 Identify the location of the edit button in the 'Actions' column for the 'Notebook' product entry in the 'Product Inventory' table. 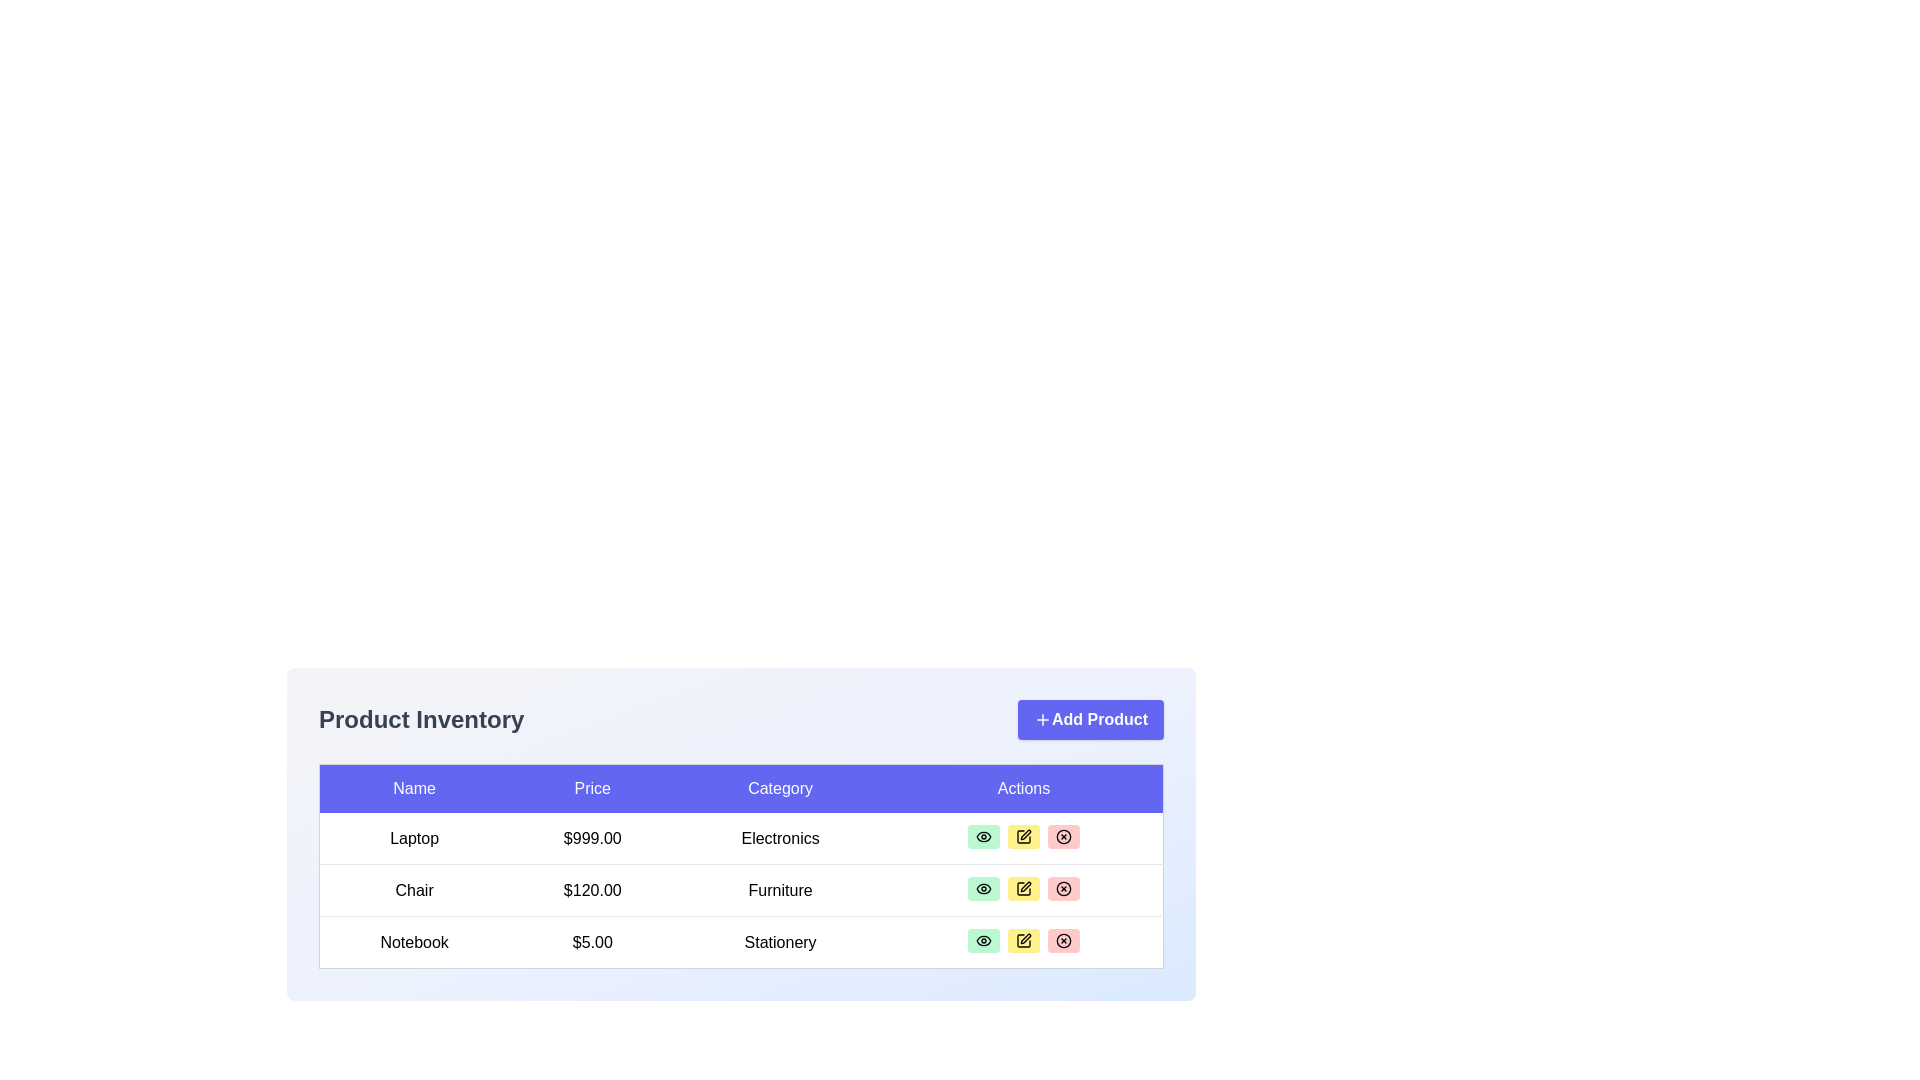
(1024, 942).